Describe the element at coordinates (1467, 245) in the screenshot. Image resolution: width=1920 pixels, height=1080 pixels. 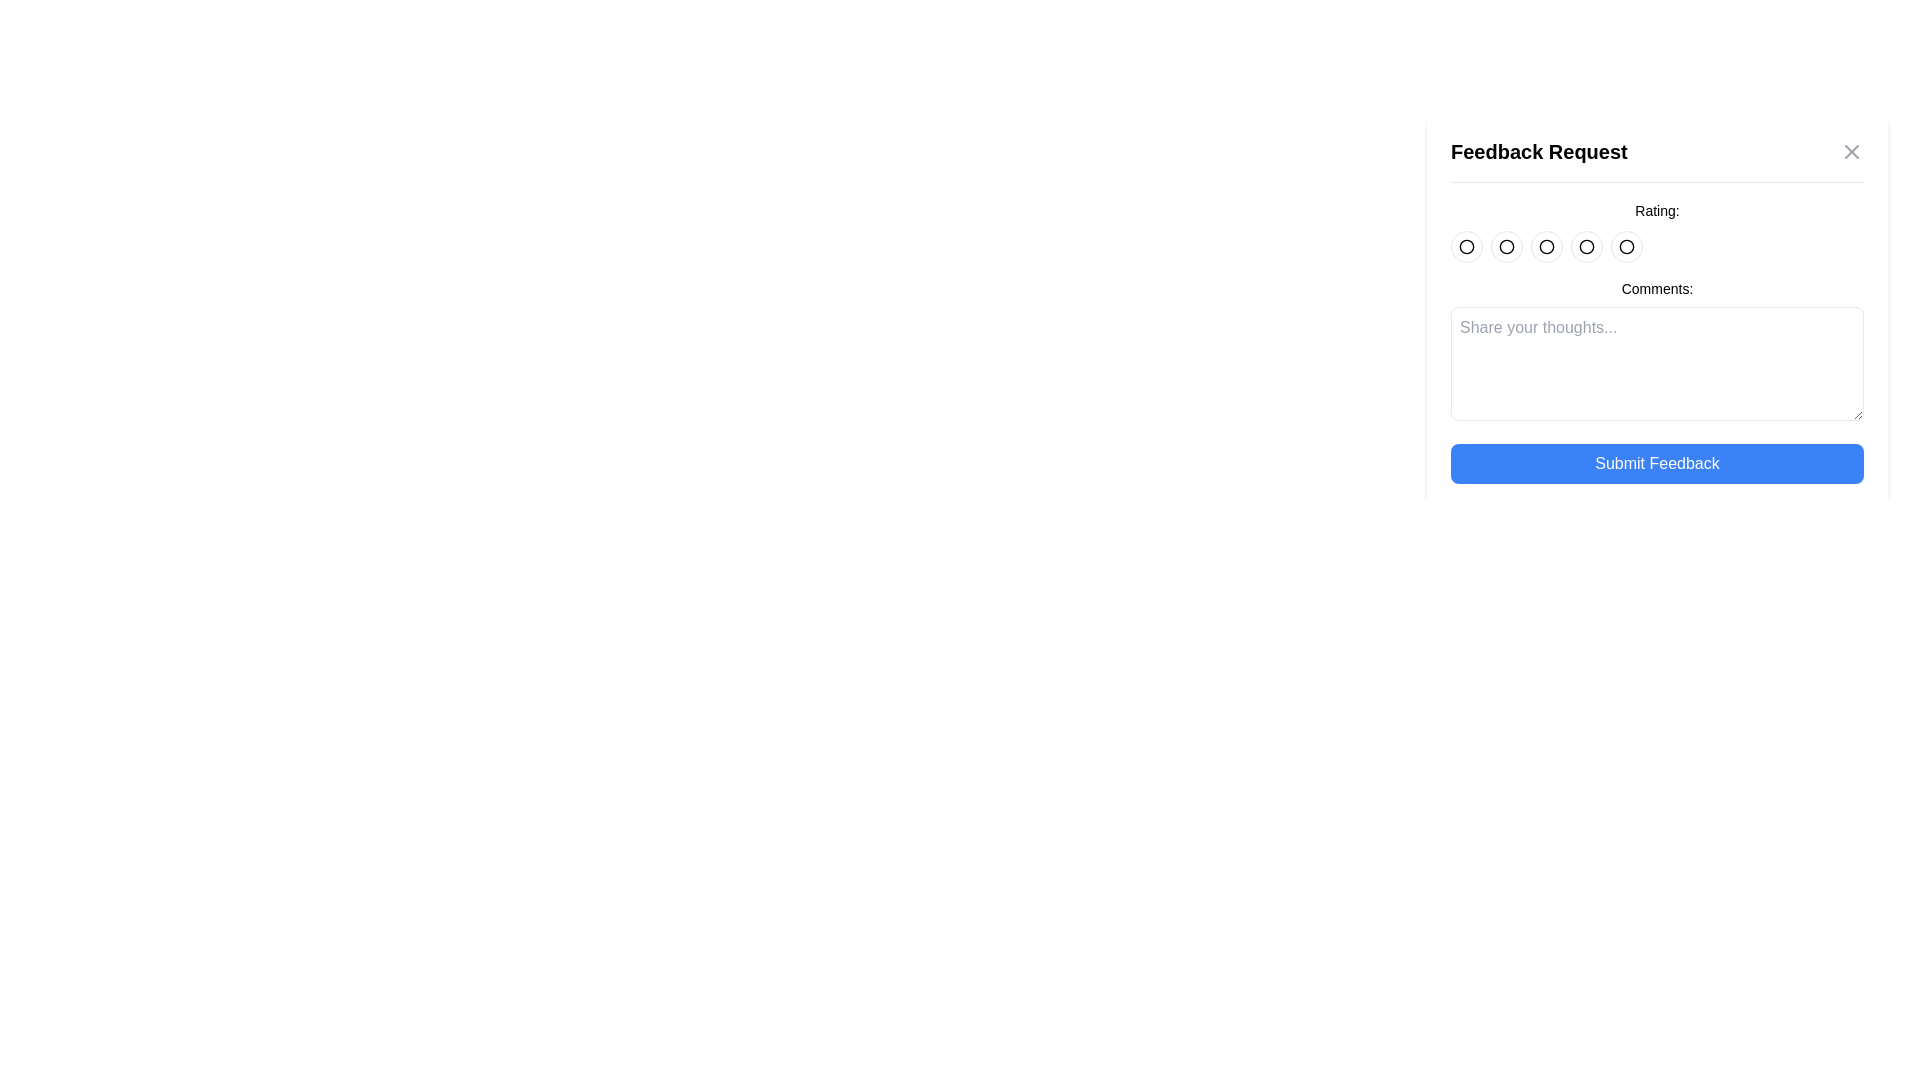
I see `the first circular radio button with a black border in the 'Rating' section of the 'Feedback Request' dialog box` at that location.